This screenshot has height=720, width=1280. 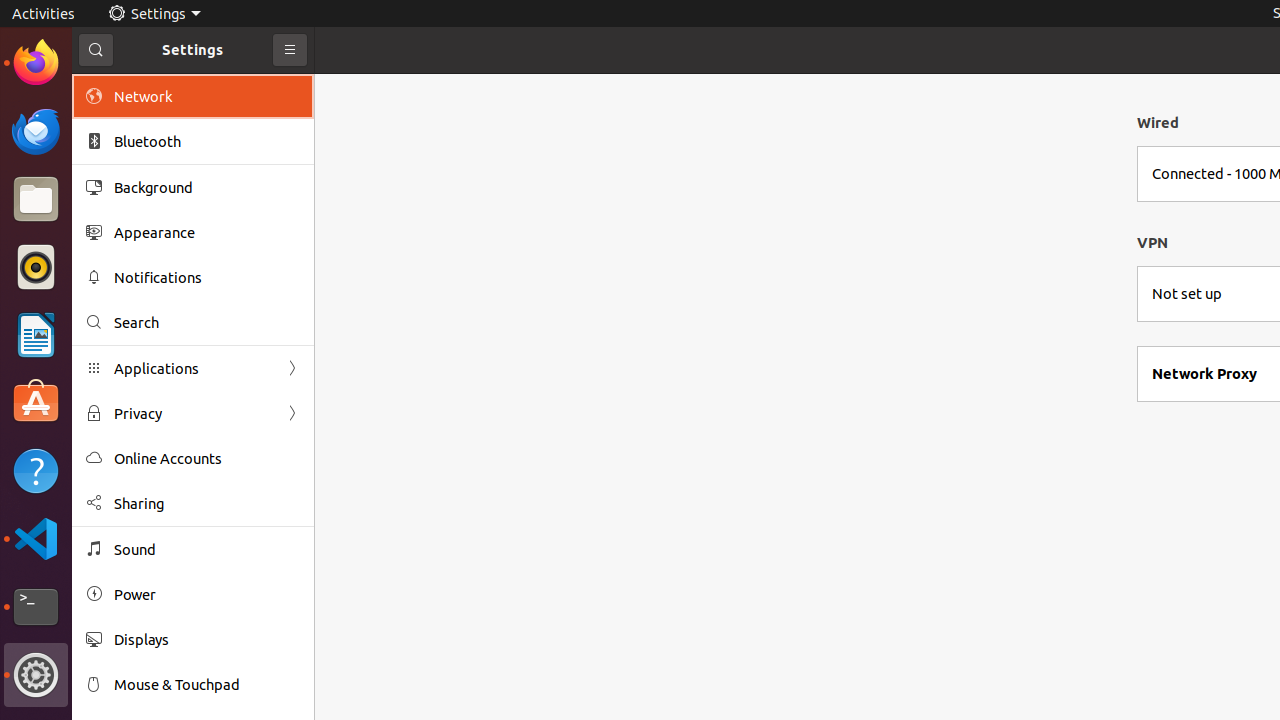 I want to click on 'Not set up', so click(x=1186, y=293).